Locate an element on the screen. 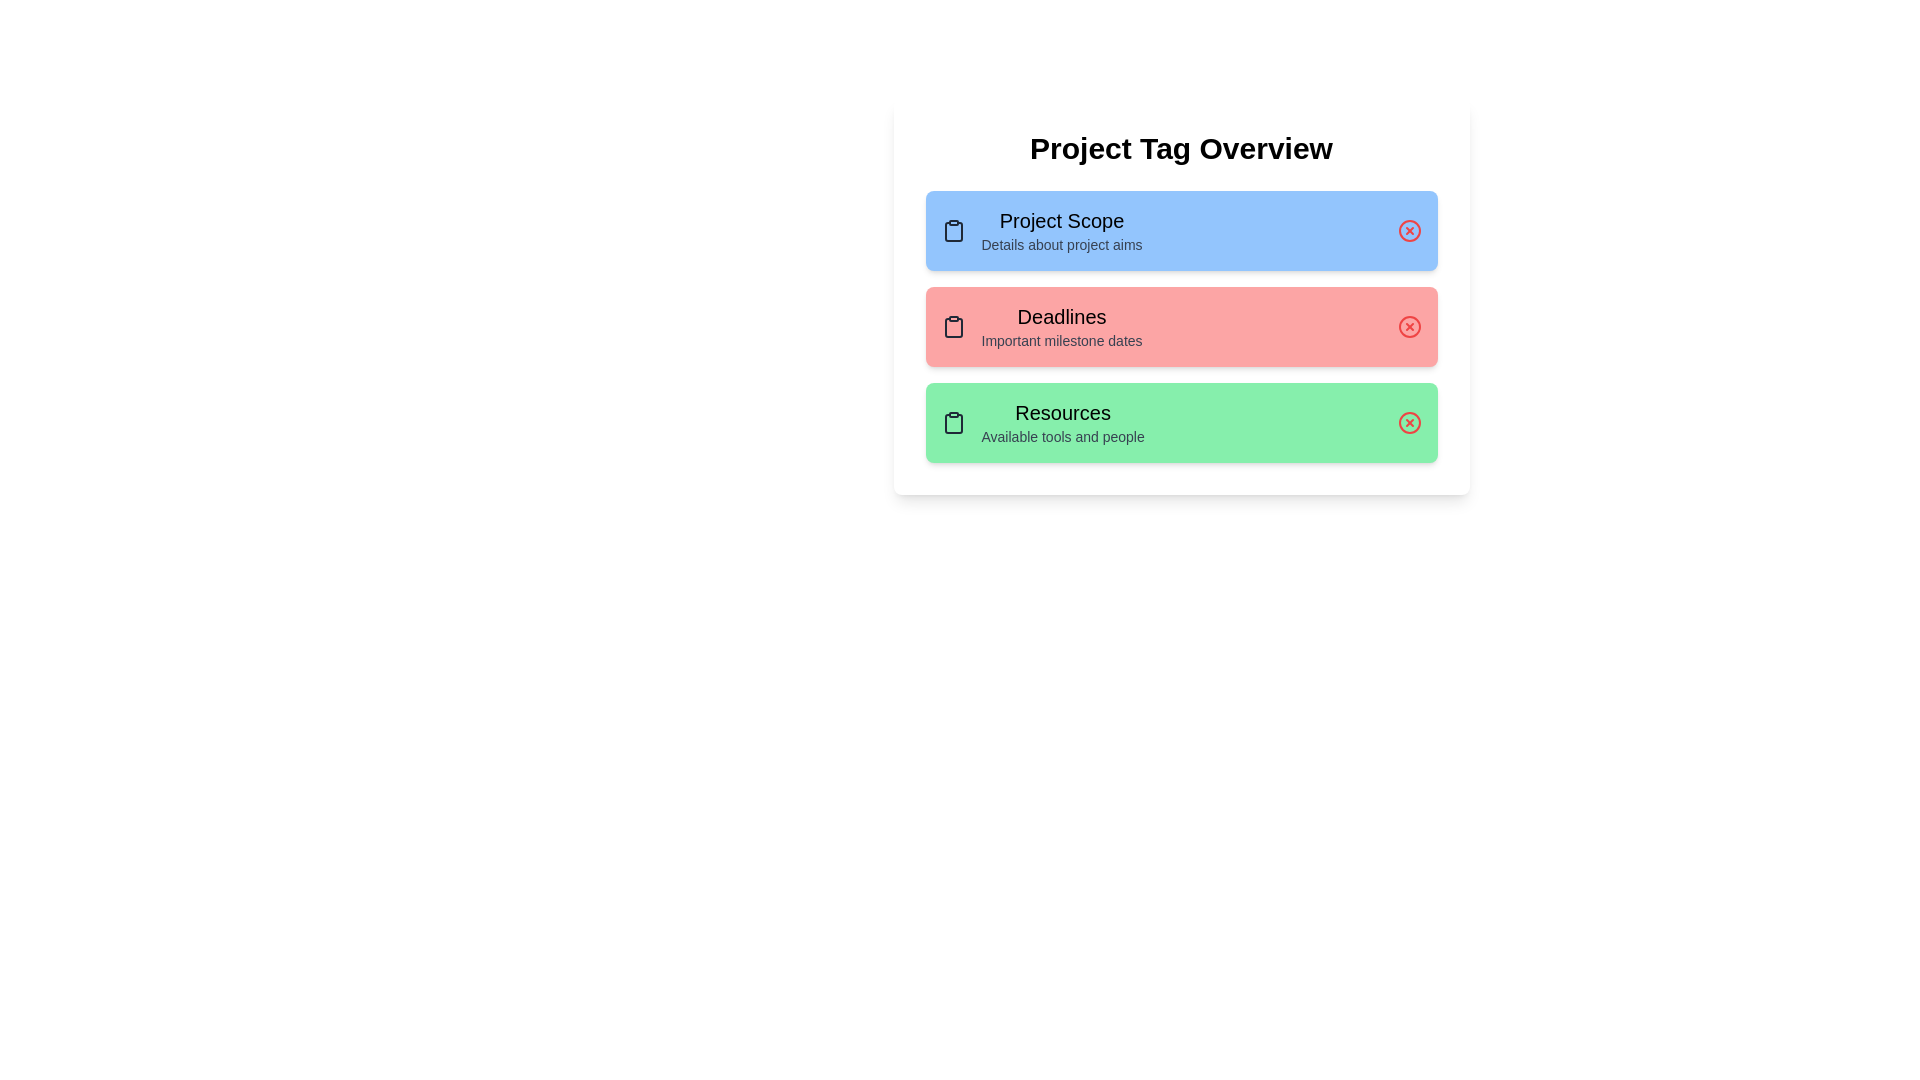 The width and height of the screenshot is (1920, 1080). the clipboard icon associated with the tag Project Scope is located at coordinates (952, 230).